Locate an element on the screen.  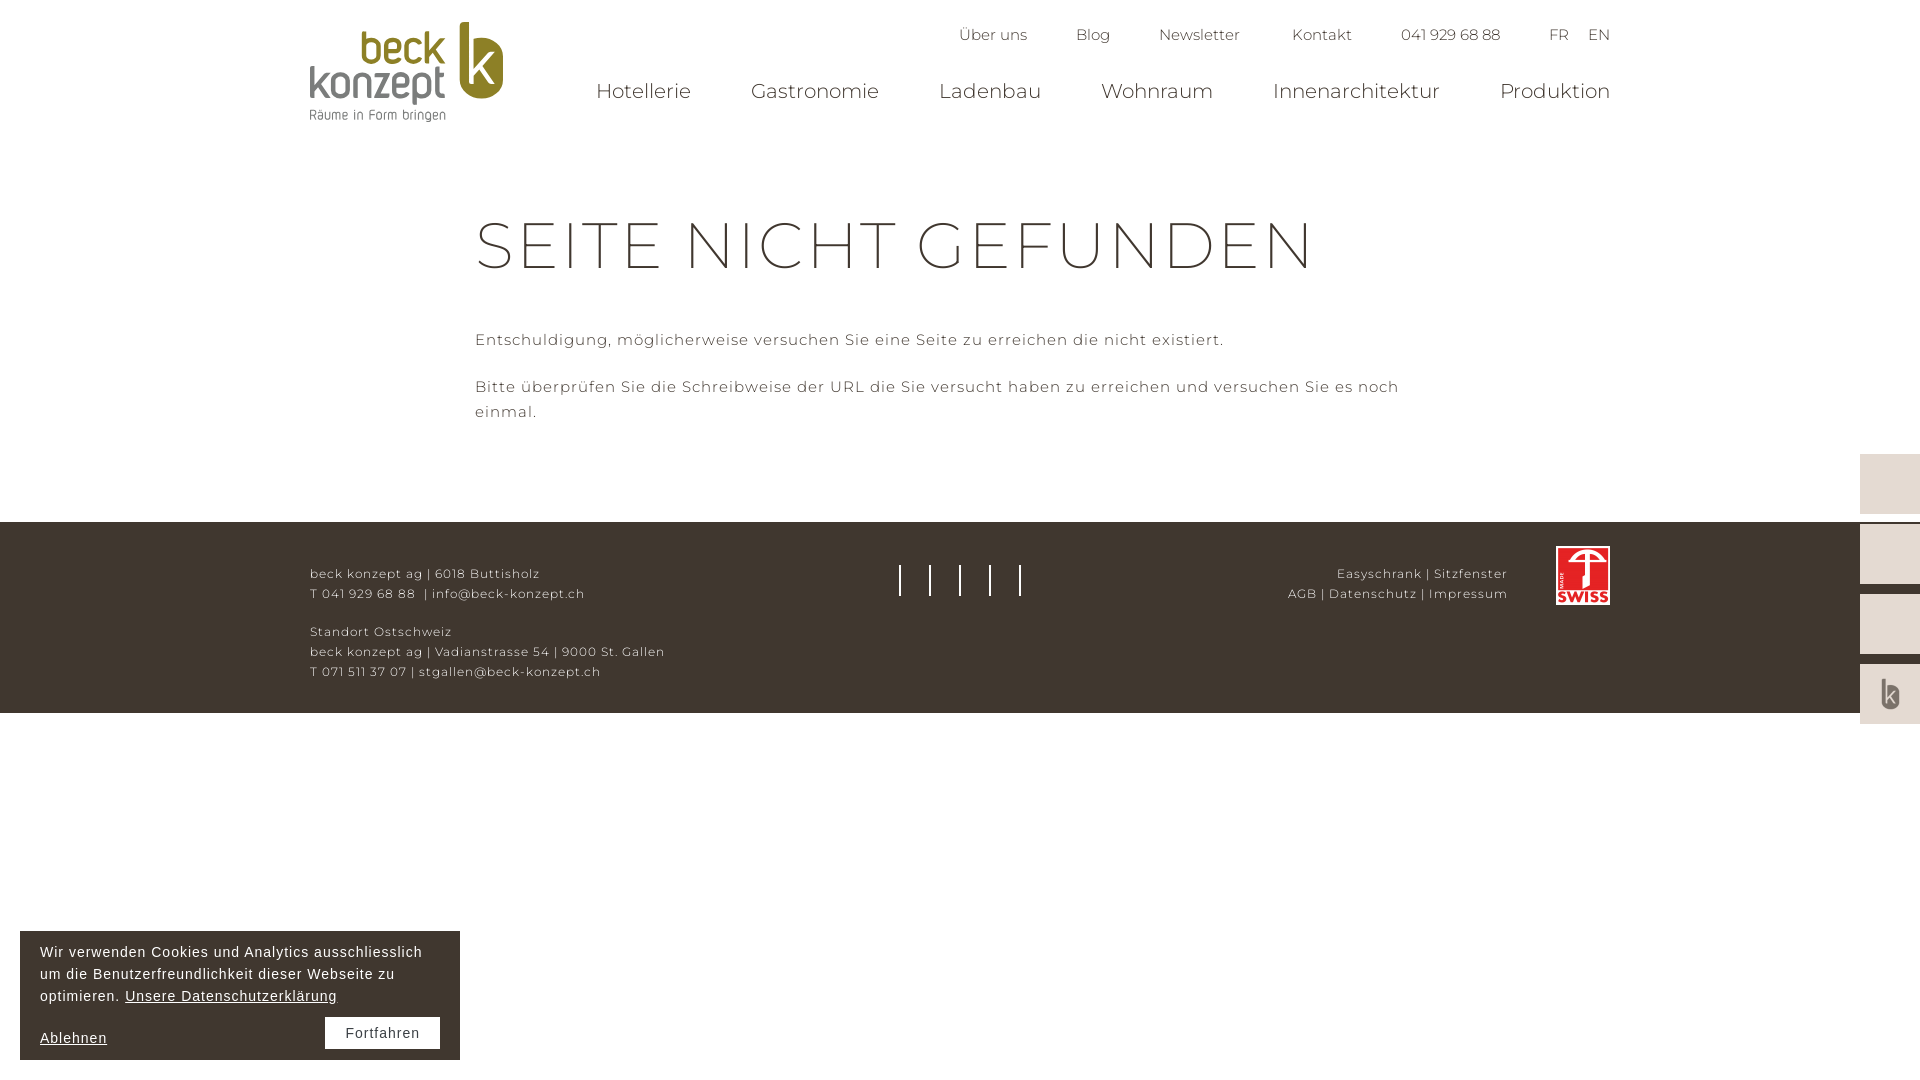
'Easyschrank' is located at coordinates (1378, 573).